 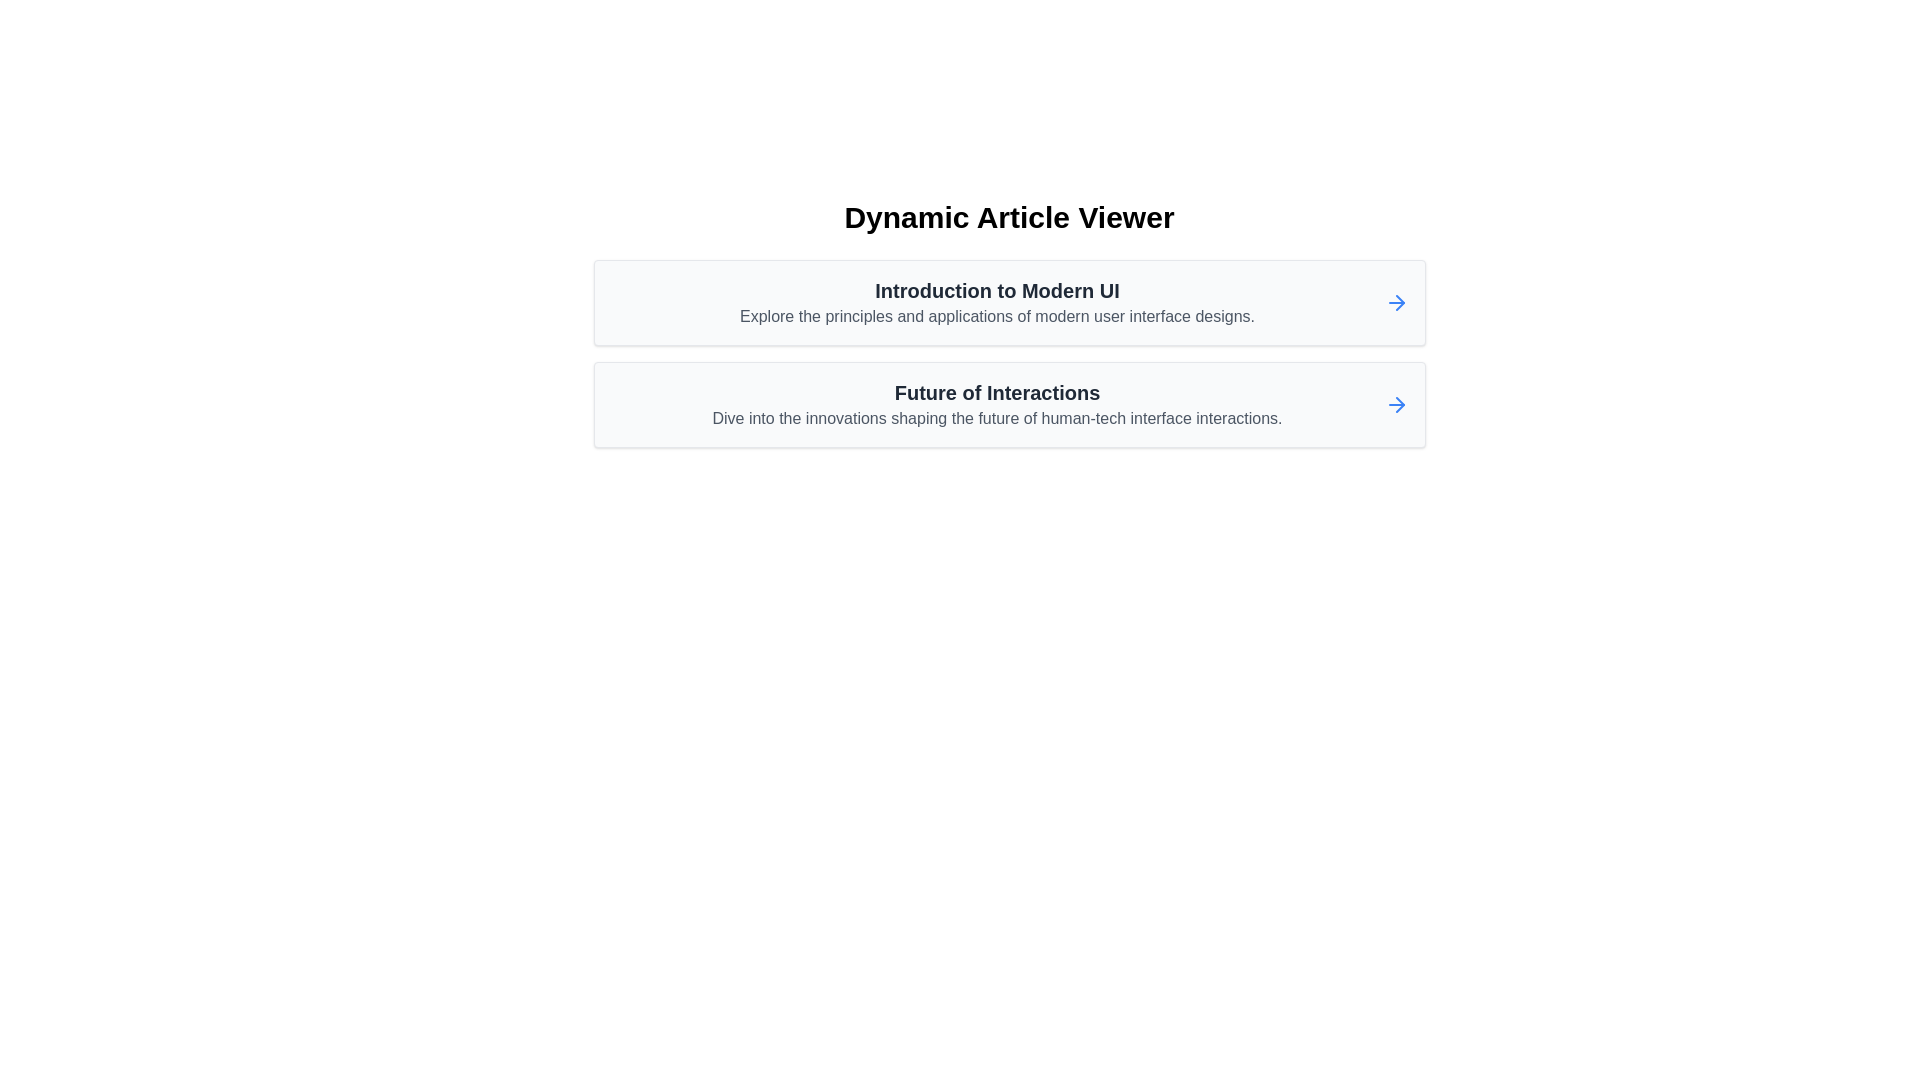 I want to click on the informational text block that displays the title and description of an article, located centrally below the main header 'Dynamic Article Viewer.', so click(x=997, y=303).